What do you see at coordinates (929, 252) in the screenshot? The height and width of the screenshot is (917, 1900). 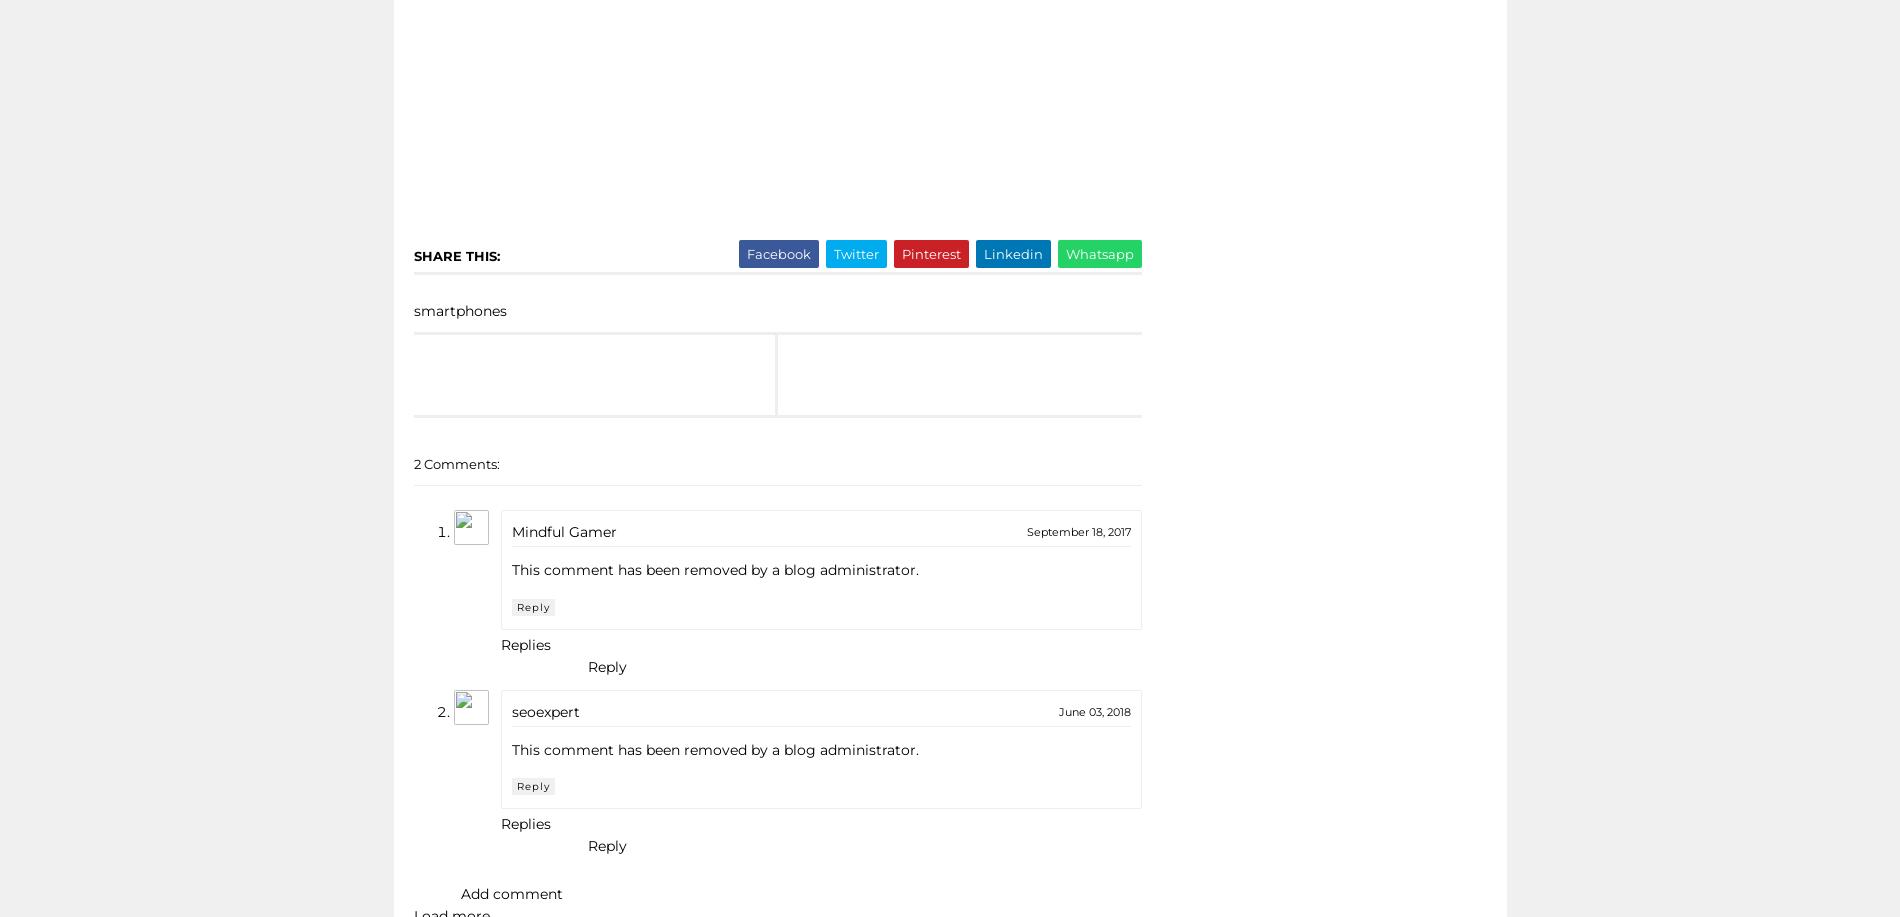 I see `'Pinterest'` at bounding box center [929, 252].